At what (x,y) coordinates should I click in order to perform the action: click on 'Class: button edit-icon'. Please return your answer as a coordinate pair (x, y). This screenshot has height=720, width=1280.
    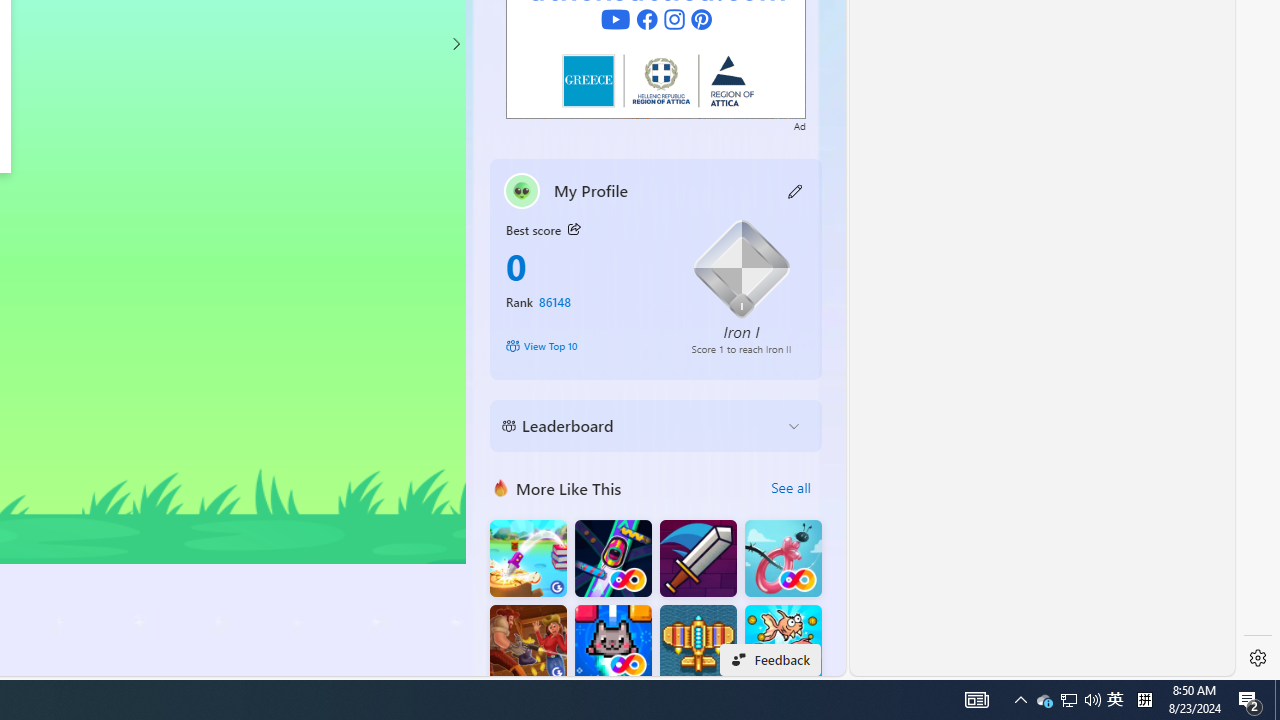
    Looking at the image, I should click on (795, 190).